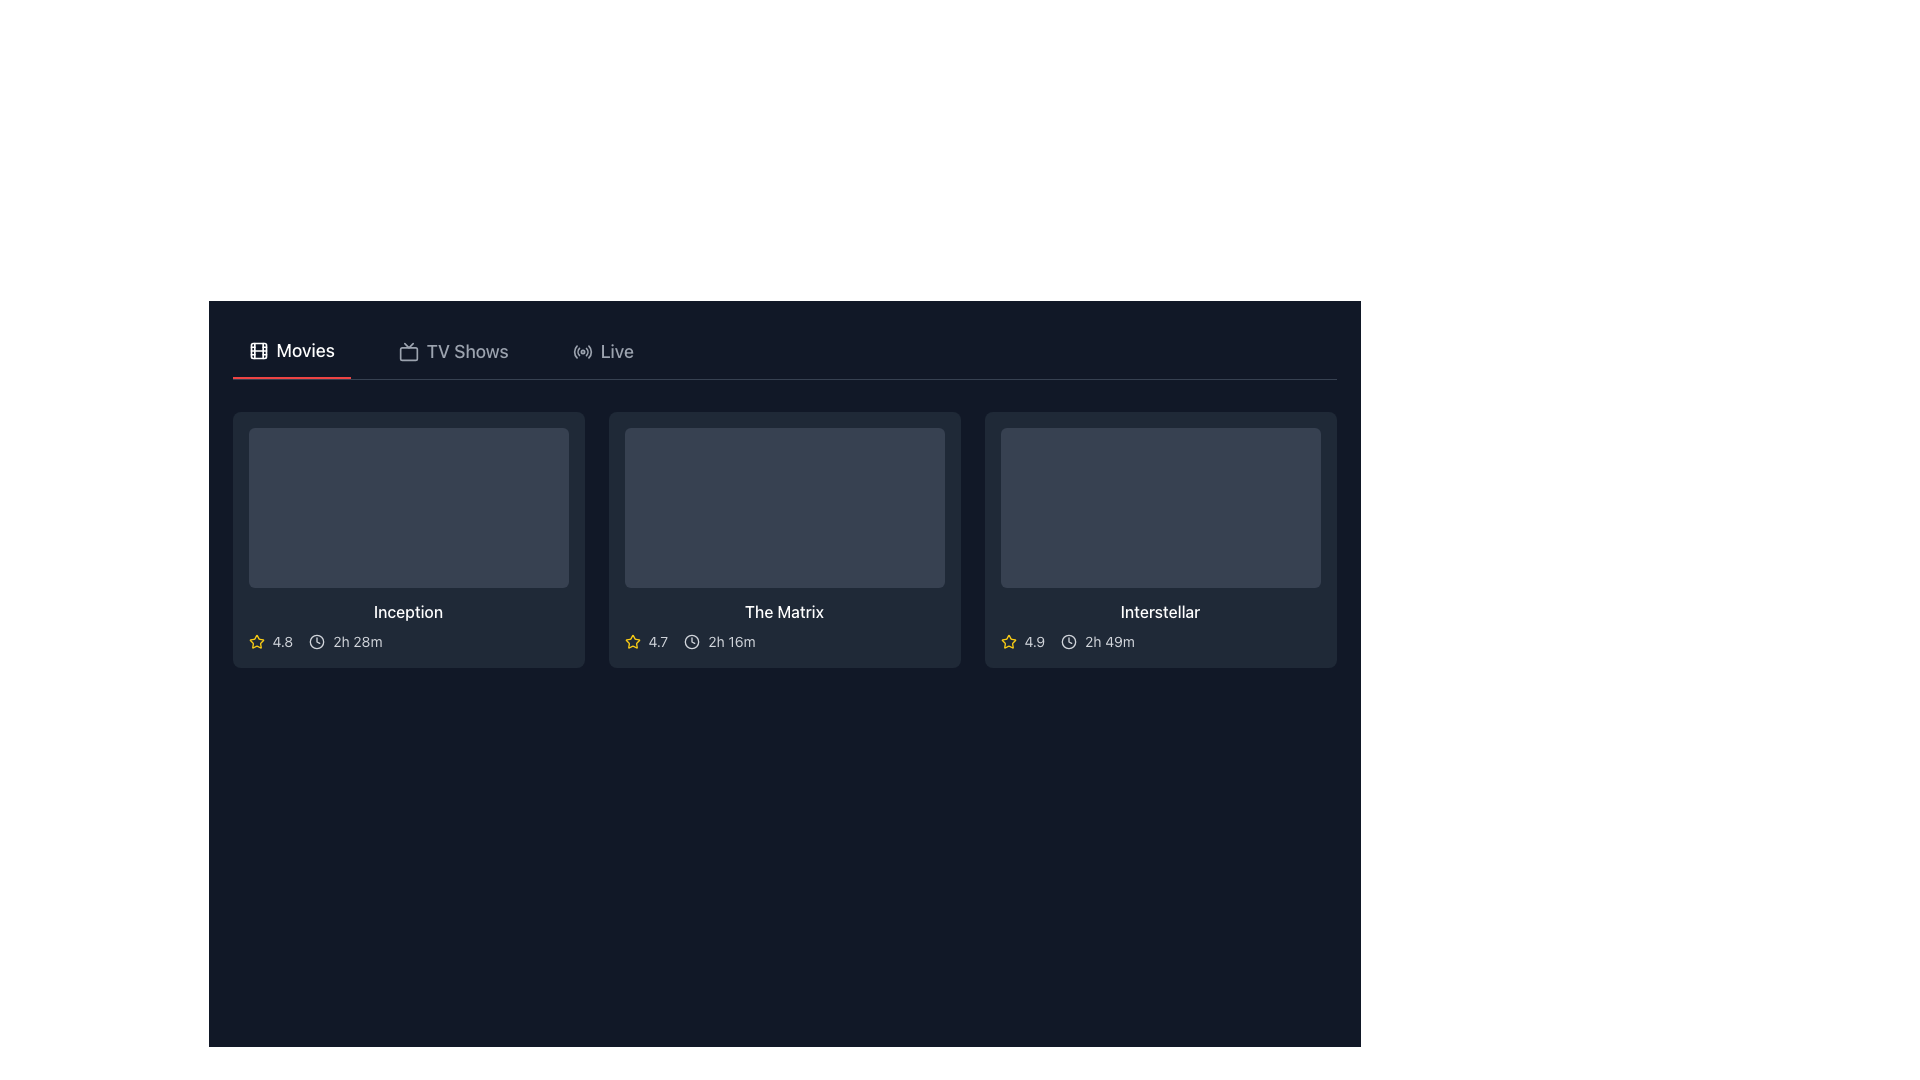 This screenshot has width=1920, height=1080. What do you see at coordinates (658, 641) in the screenshot?
I see `numeric rating value '4.7' displayed in light gray color, positioned to the right of the yellow star icon in the middle card` at bounding box center [658, 641].